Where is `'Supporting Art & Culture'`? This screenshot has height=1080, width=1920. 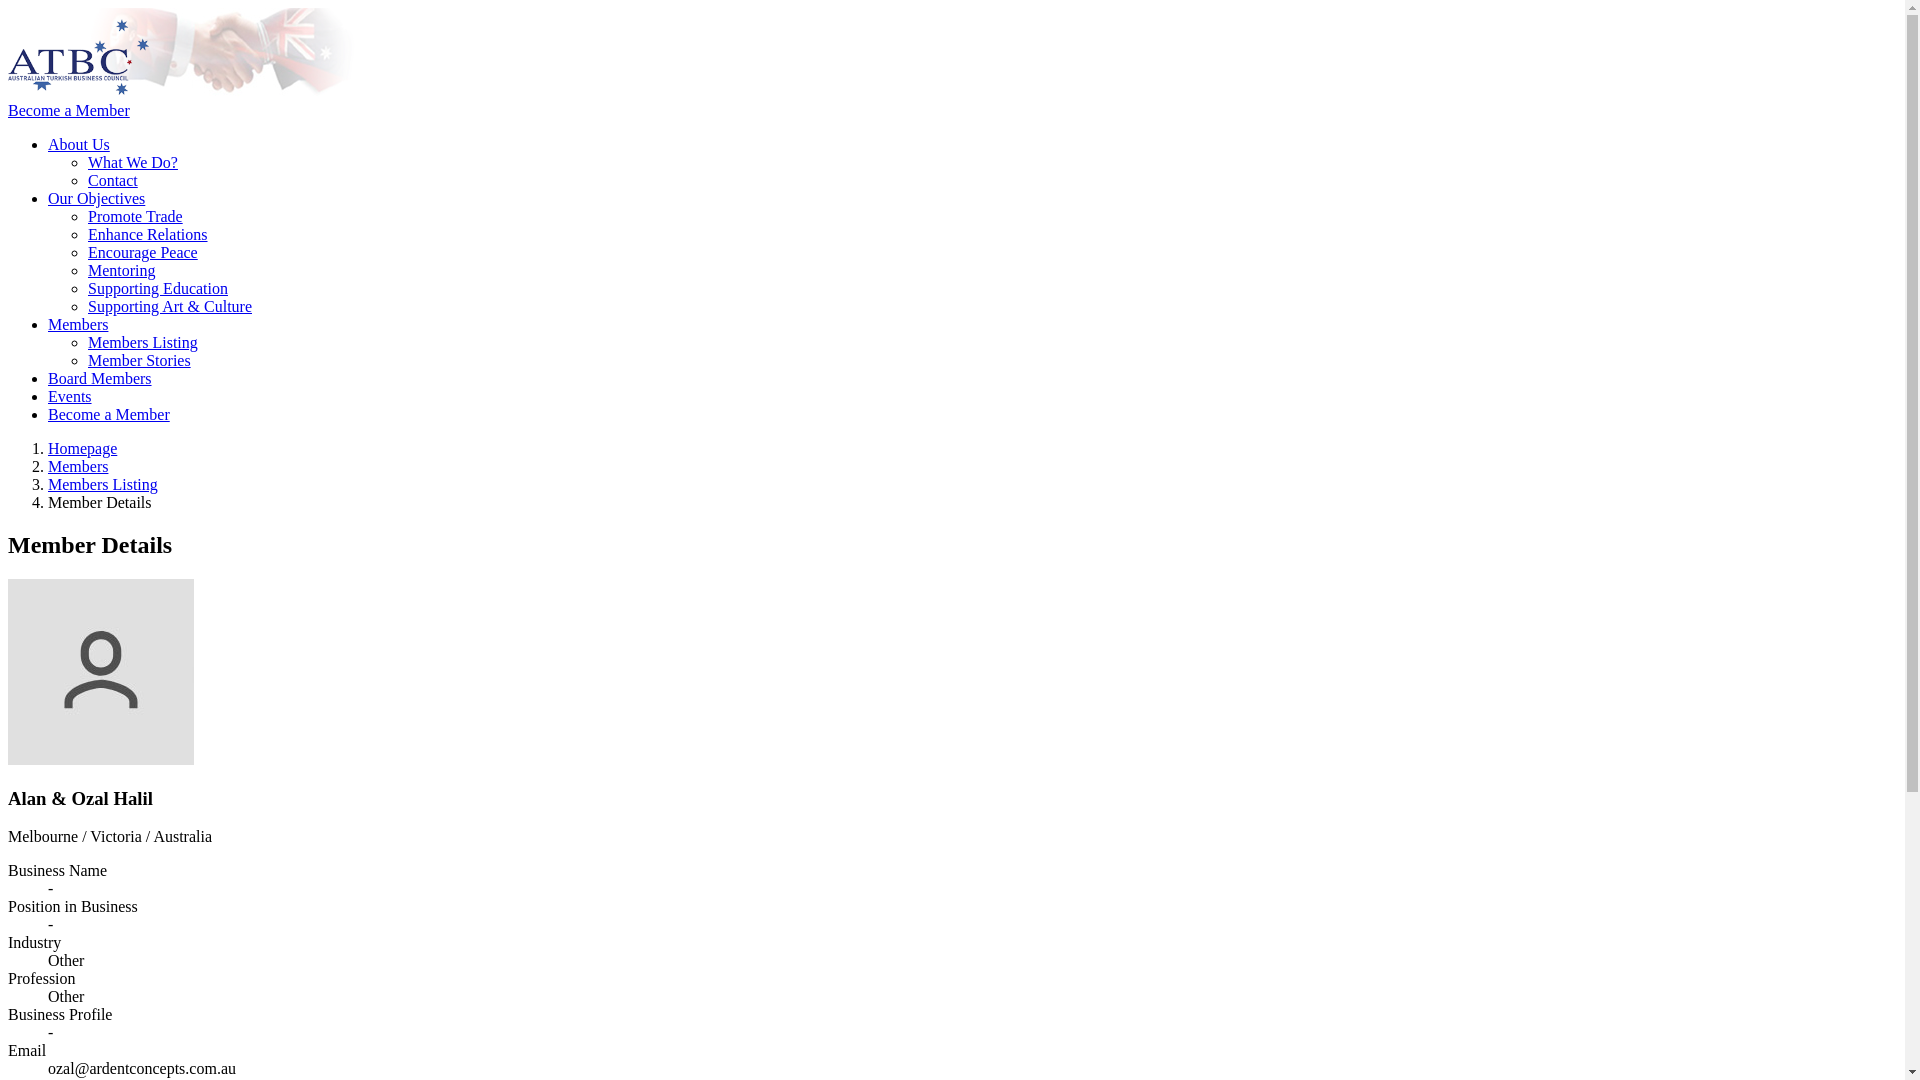
'Supporting Art & Culture' is located at coordinates (169, 306).